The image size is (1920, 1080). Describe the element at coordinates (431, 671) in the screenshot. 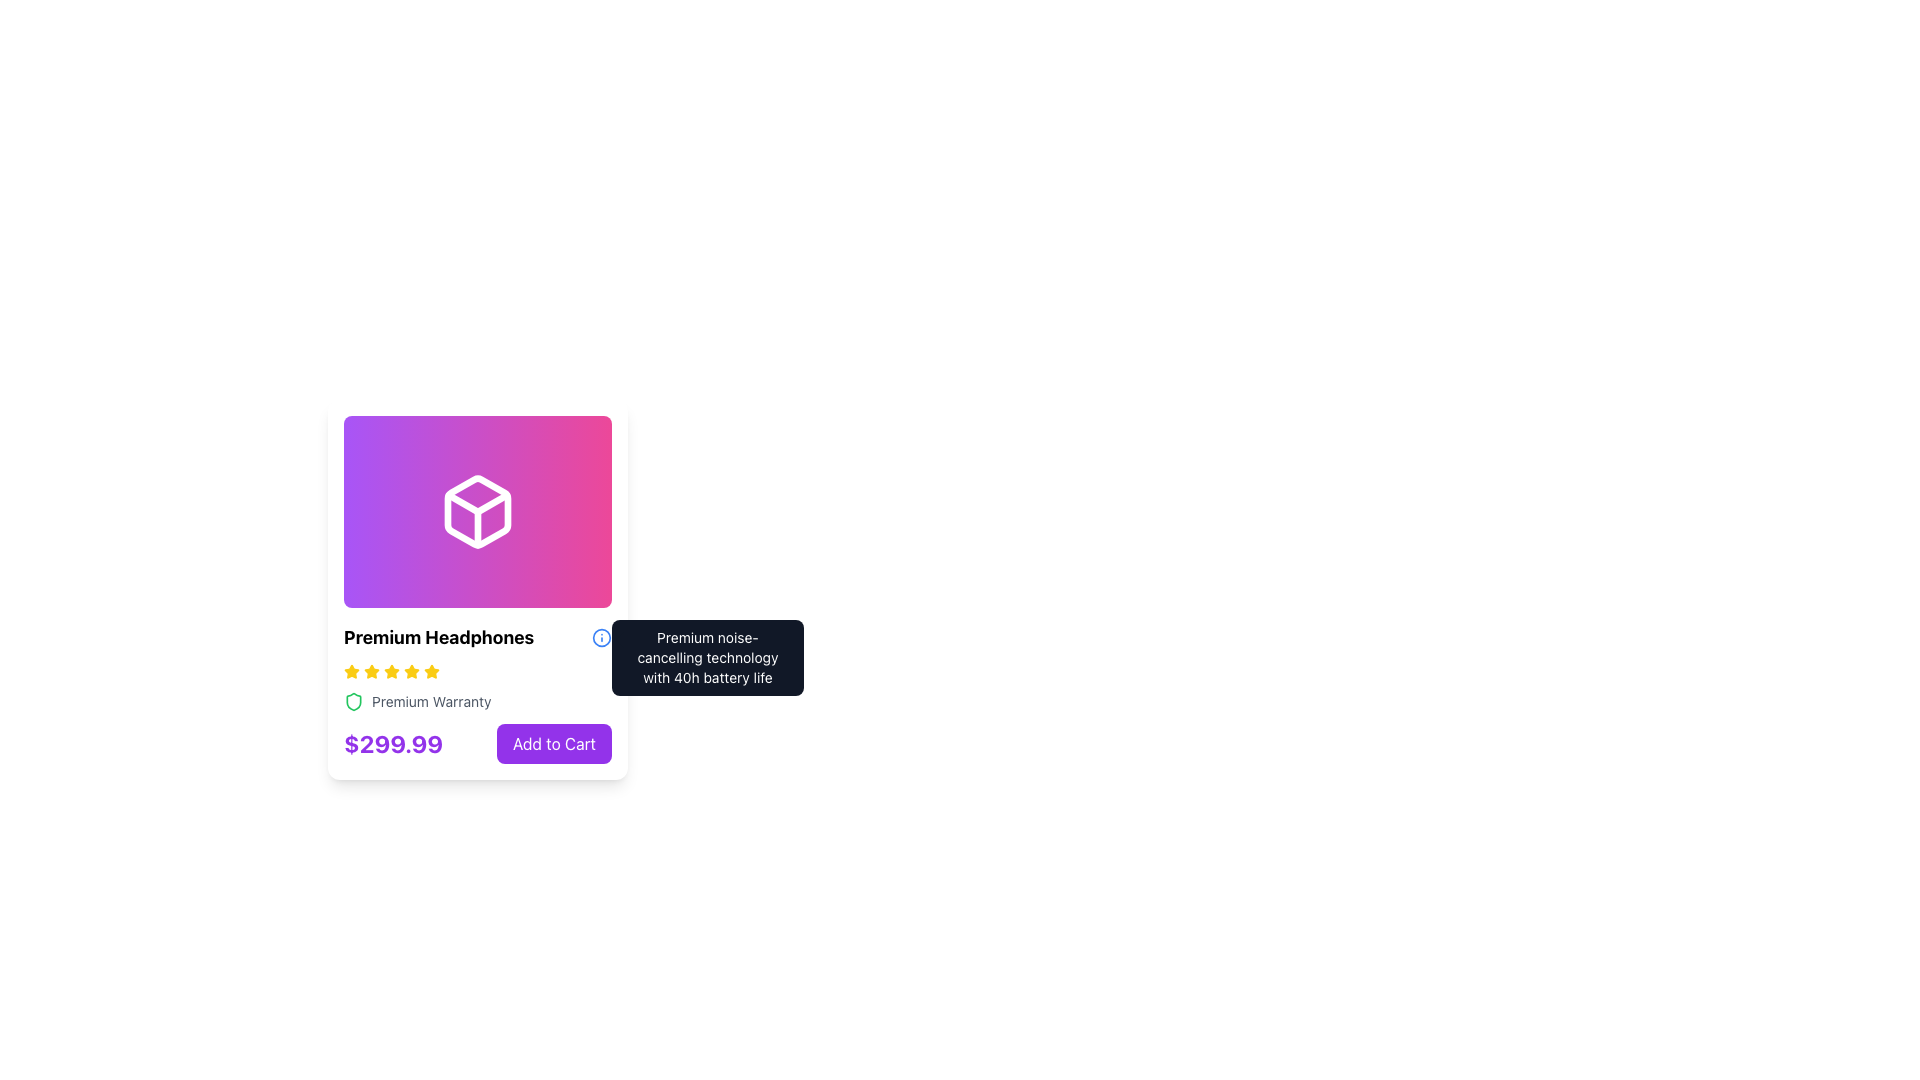

I see `the fourth star-shaped icon in the rating component below the product title 'Premium Headphones' to interact with the rating` at that location.